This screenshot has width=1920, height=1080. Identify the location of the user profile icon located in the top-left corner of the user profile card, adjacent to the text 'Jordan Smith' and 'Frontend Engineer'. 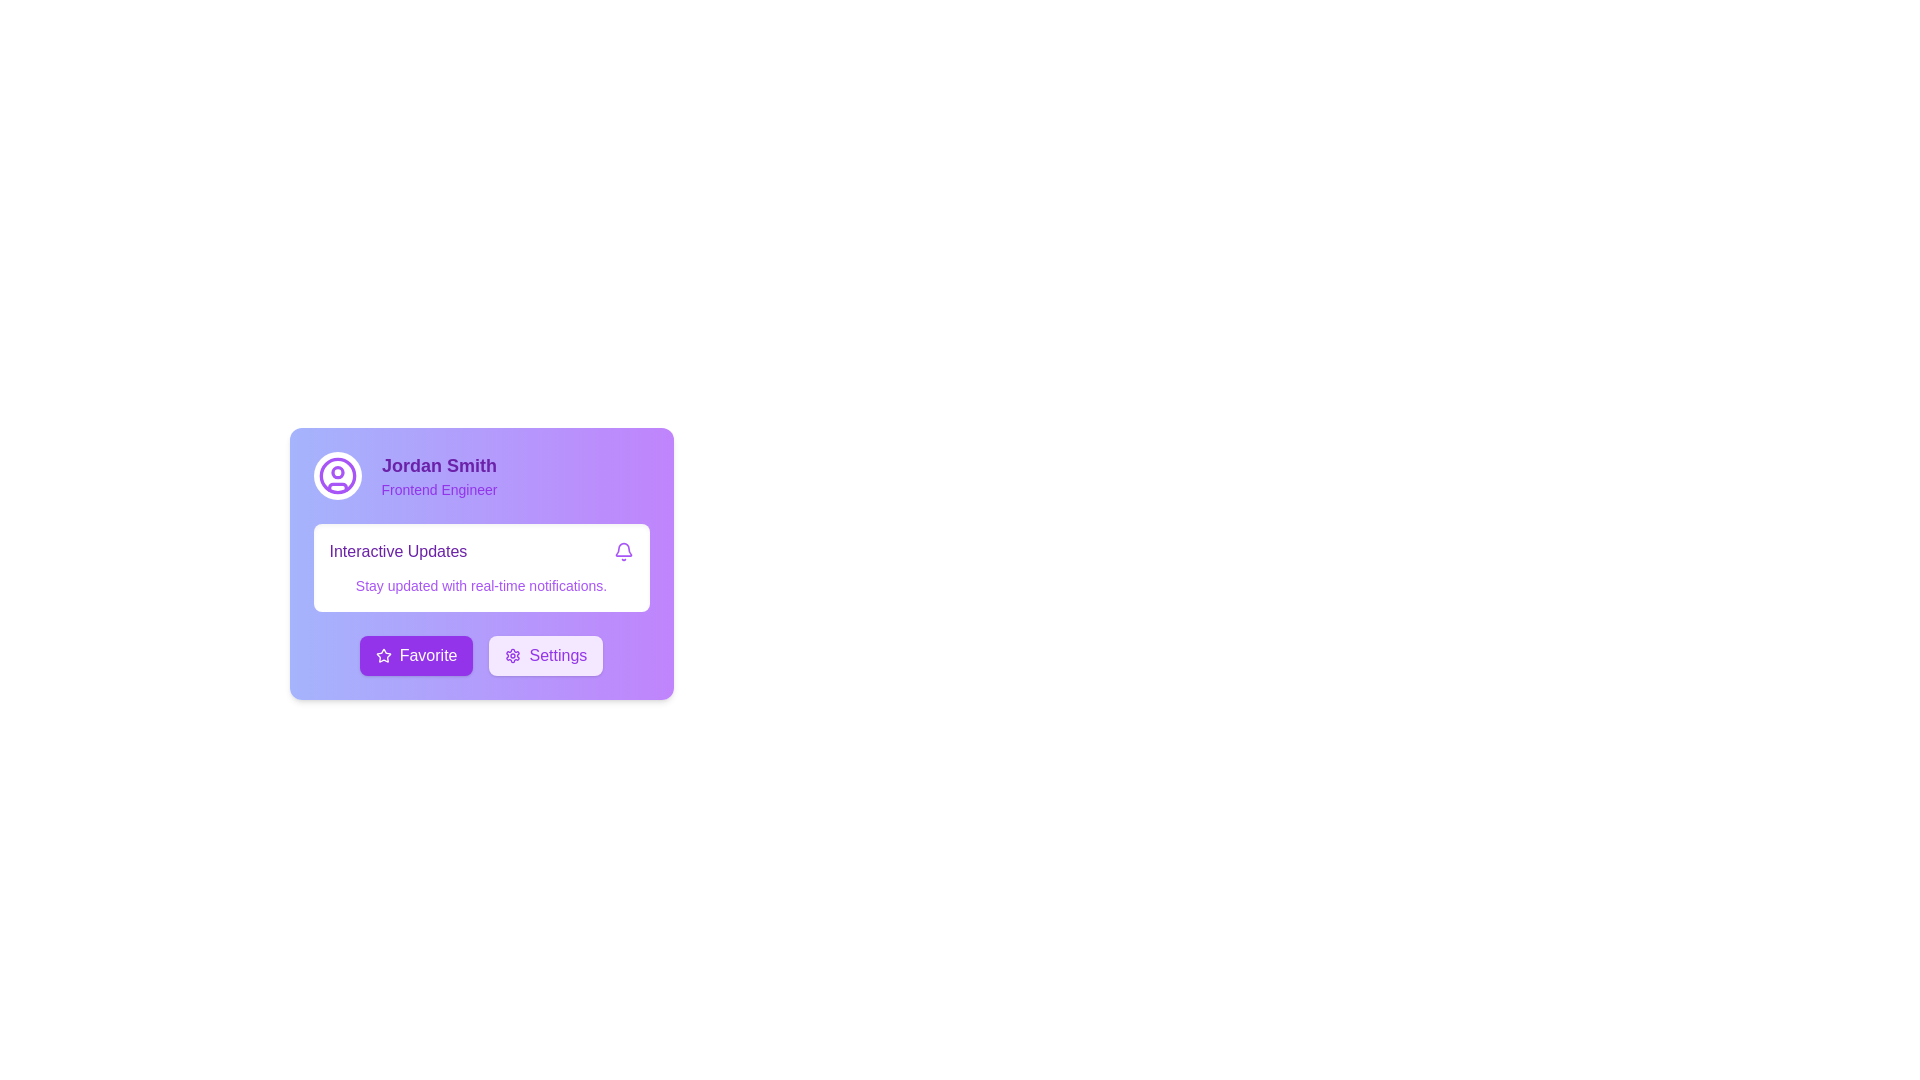
(337, 475).